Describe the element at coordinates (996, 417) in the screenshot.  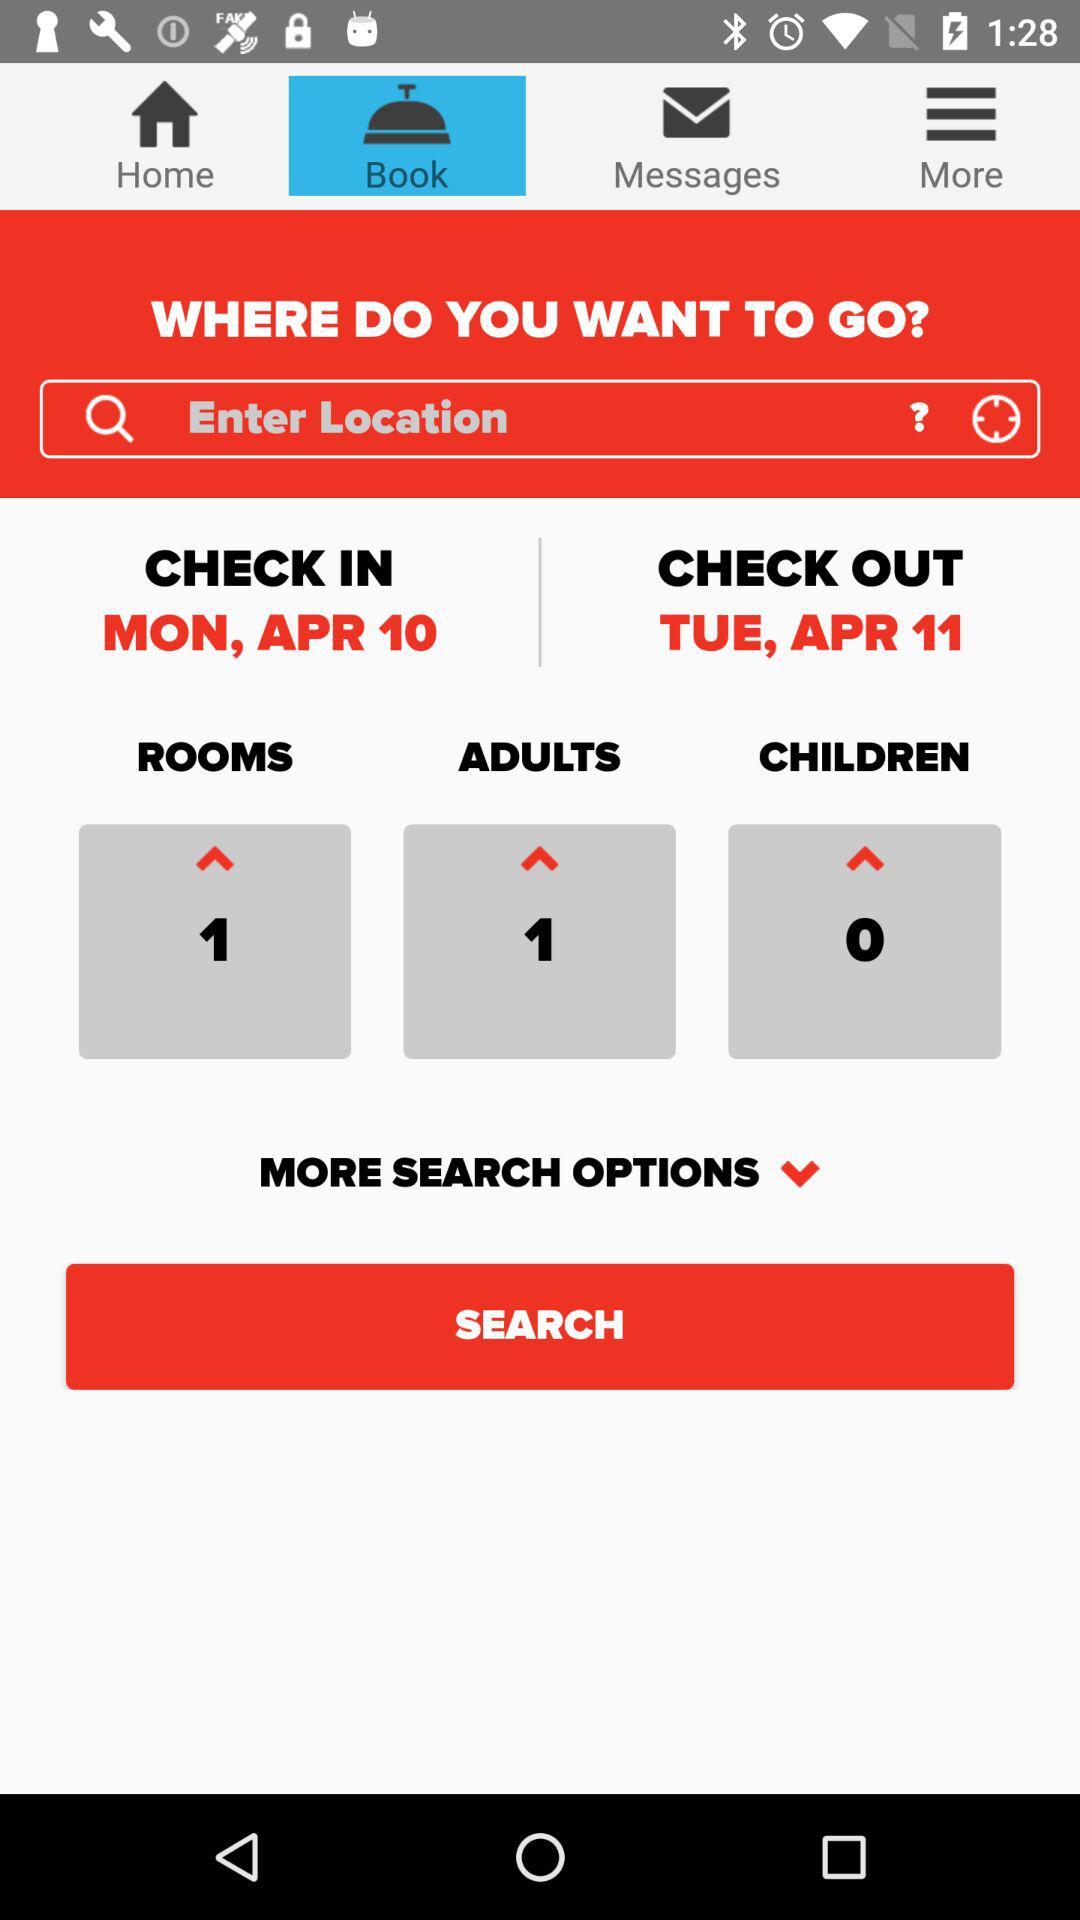
I see `the icon above the check out icon` at that location.